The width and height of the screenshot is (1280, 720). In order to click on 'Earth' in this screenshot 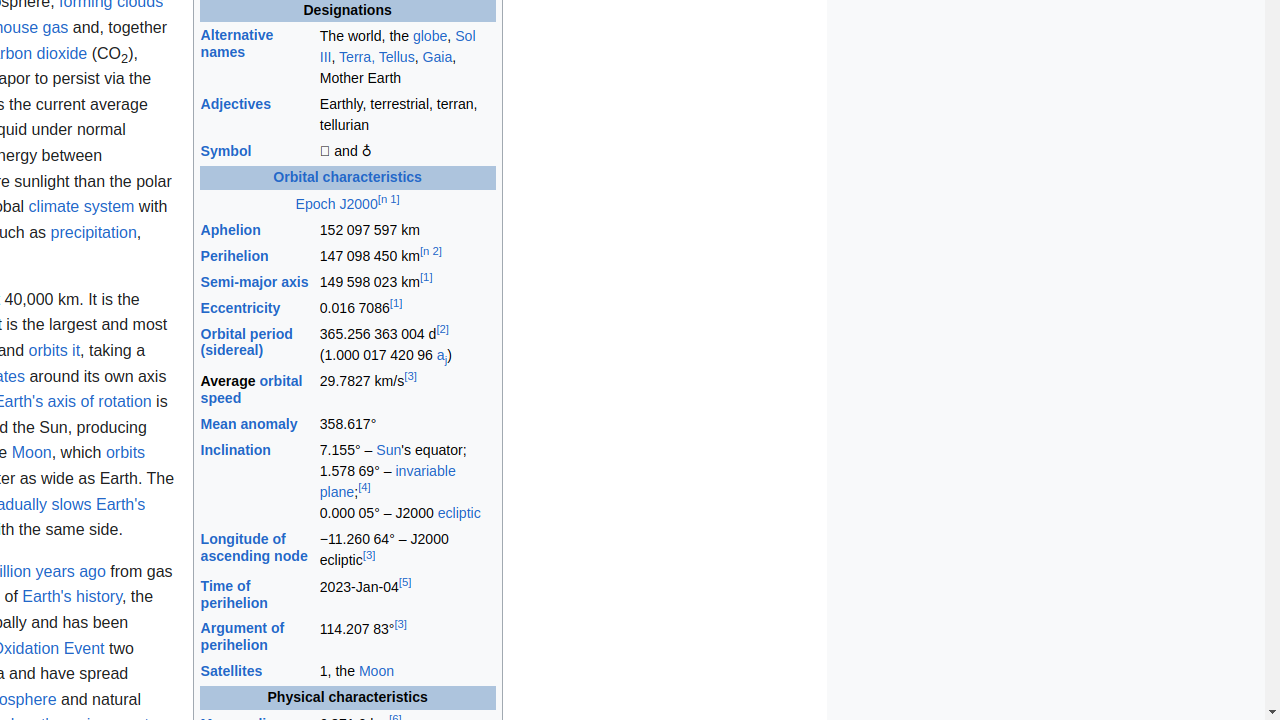, I will do `click(71, 596)`.